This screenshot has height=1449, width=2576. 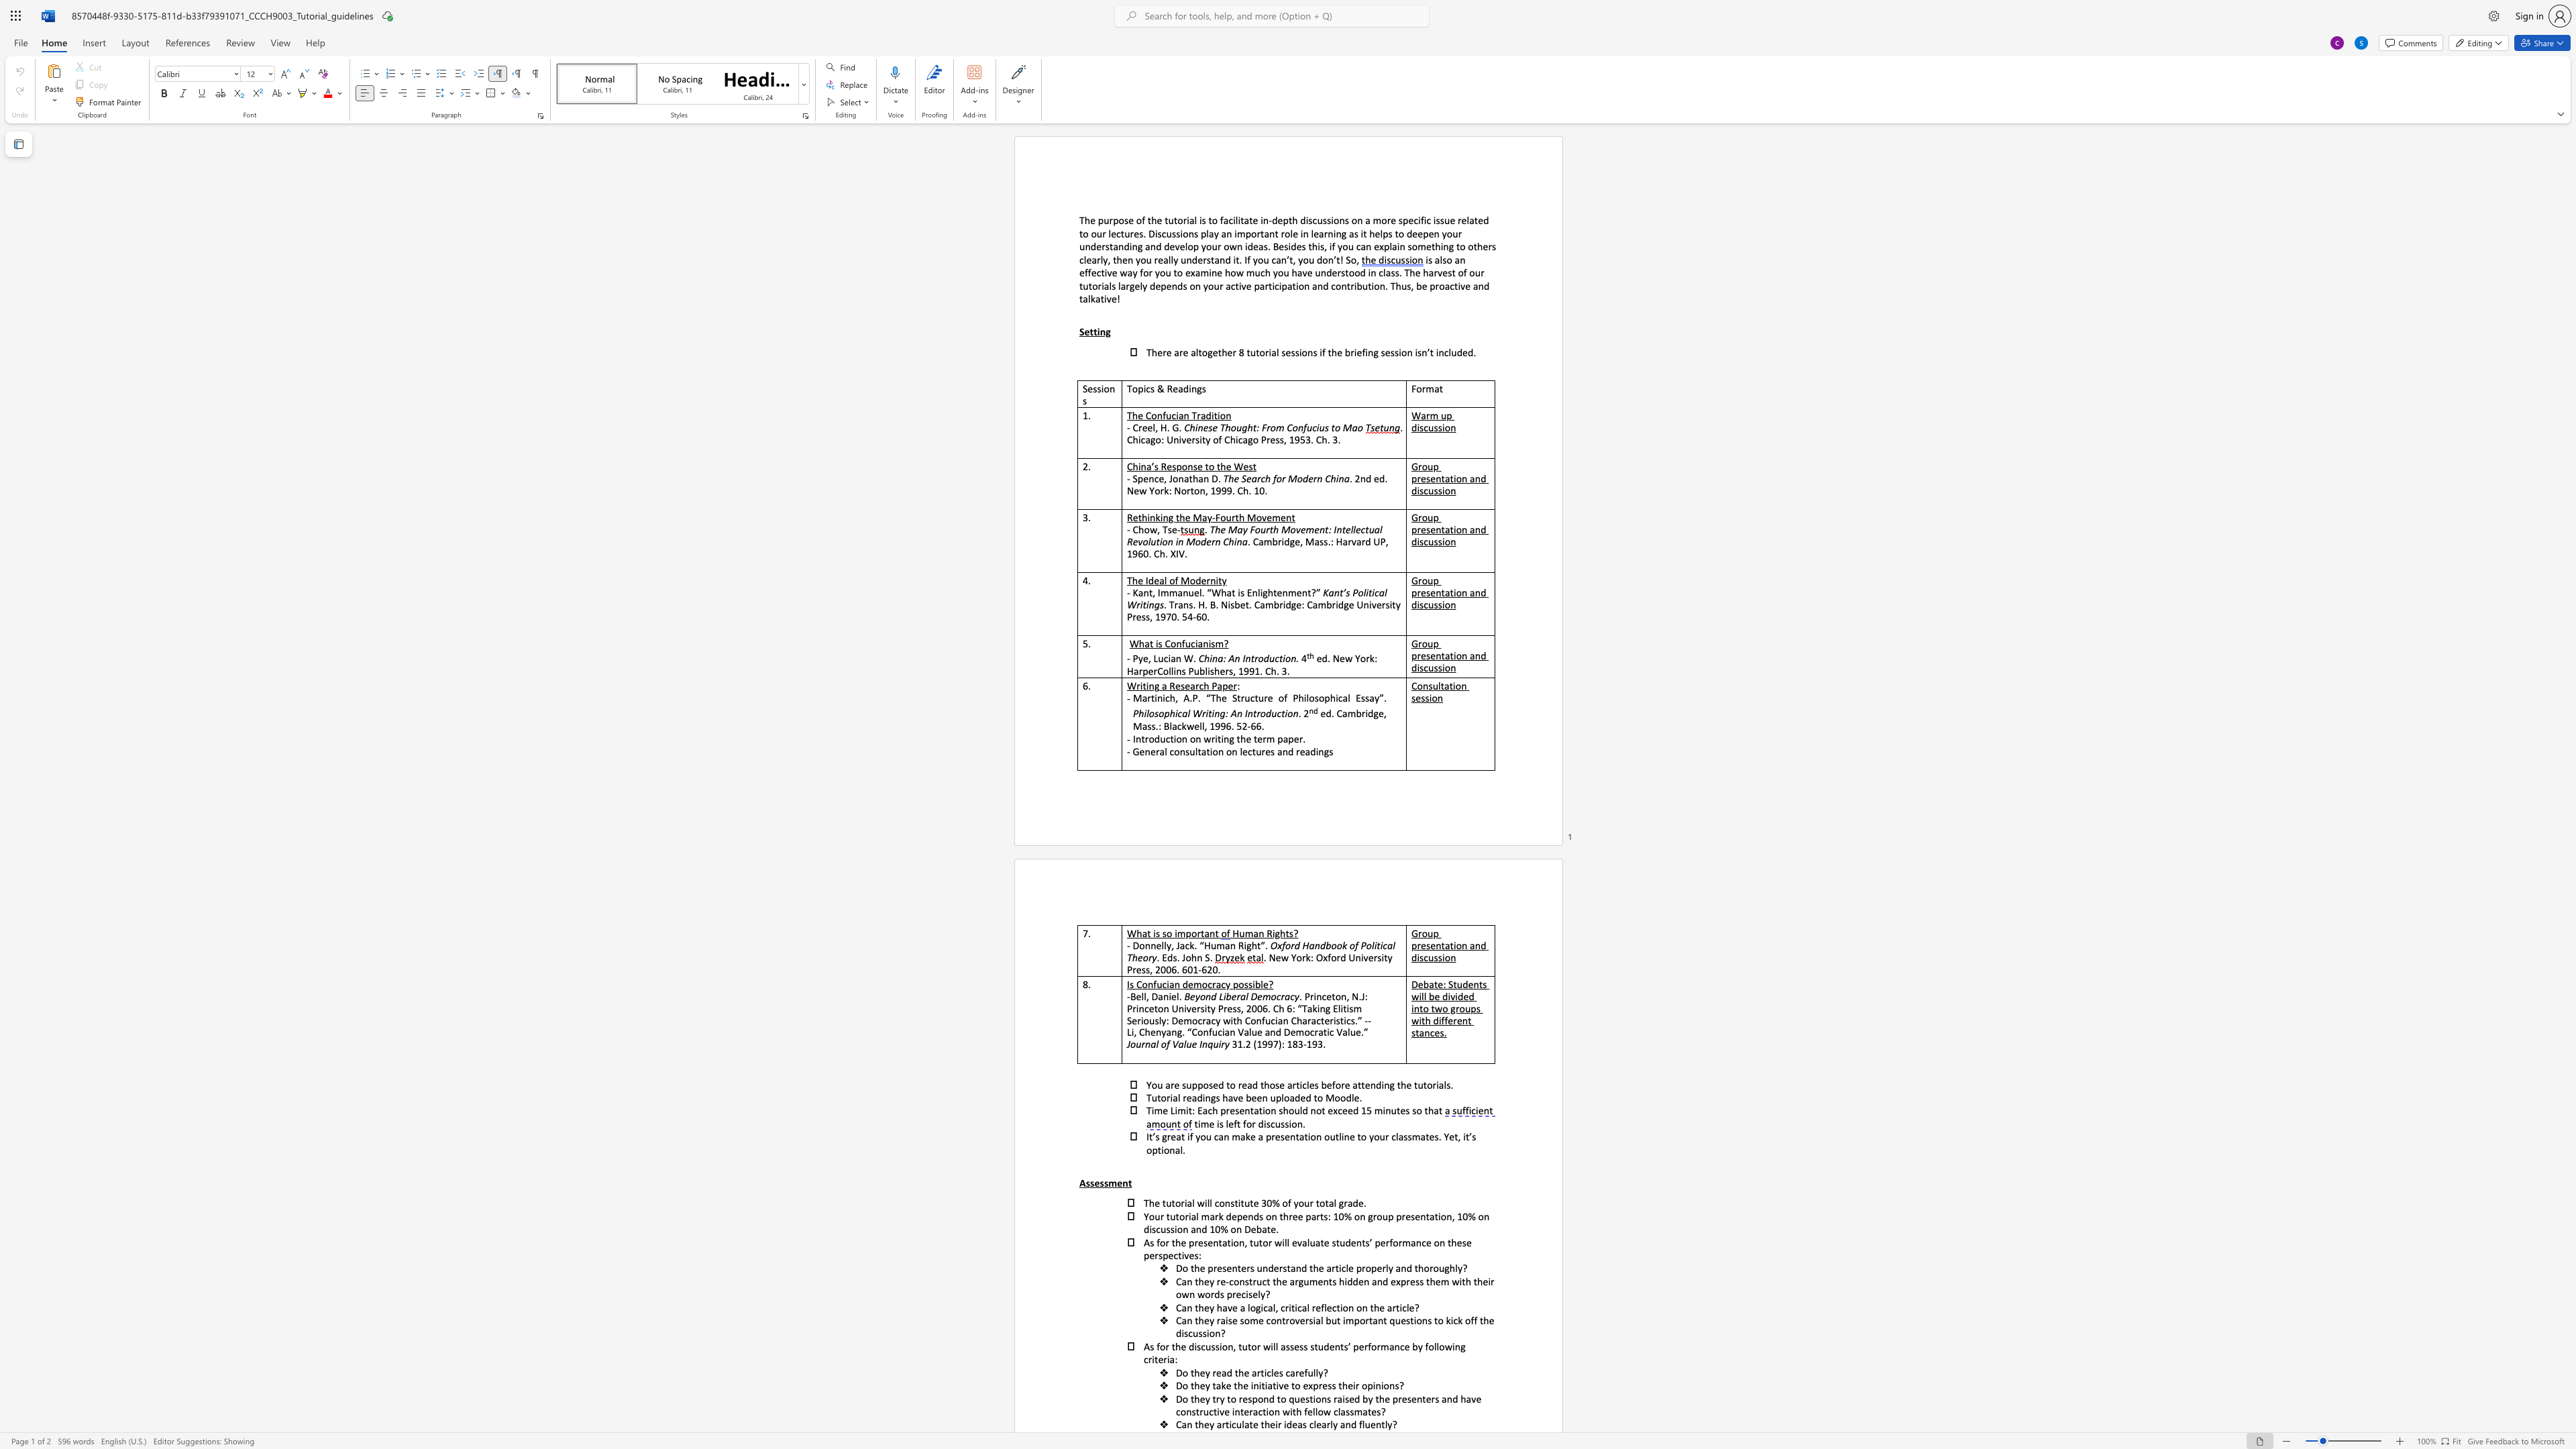 What do you see at coordinates (1324, 1203) in the screenshot?
I see `the subset text "tal grade." within the text "30% of your total grade."` at bounding box center [1324, 1203].